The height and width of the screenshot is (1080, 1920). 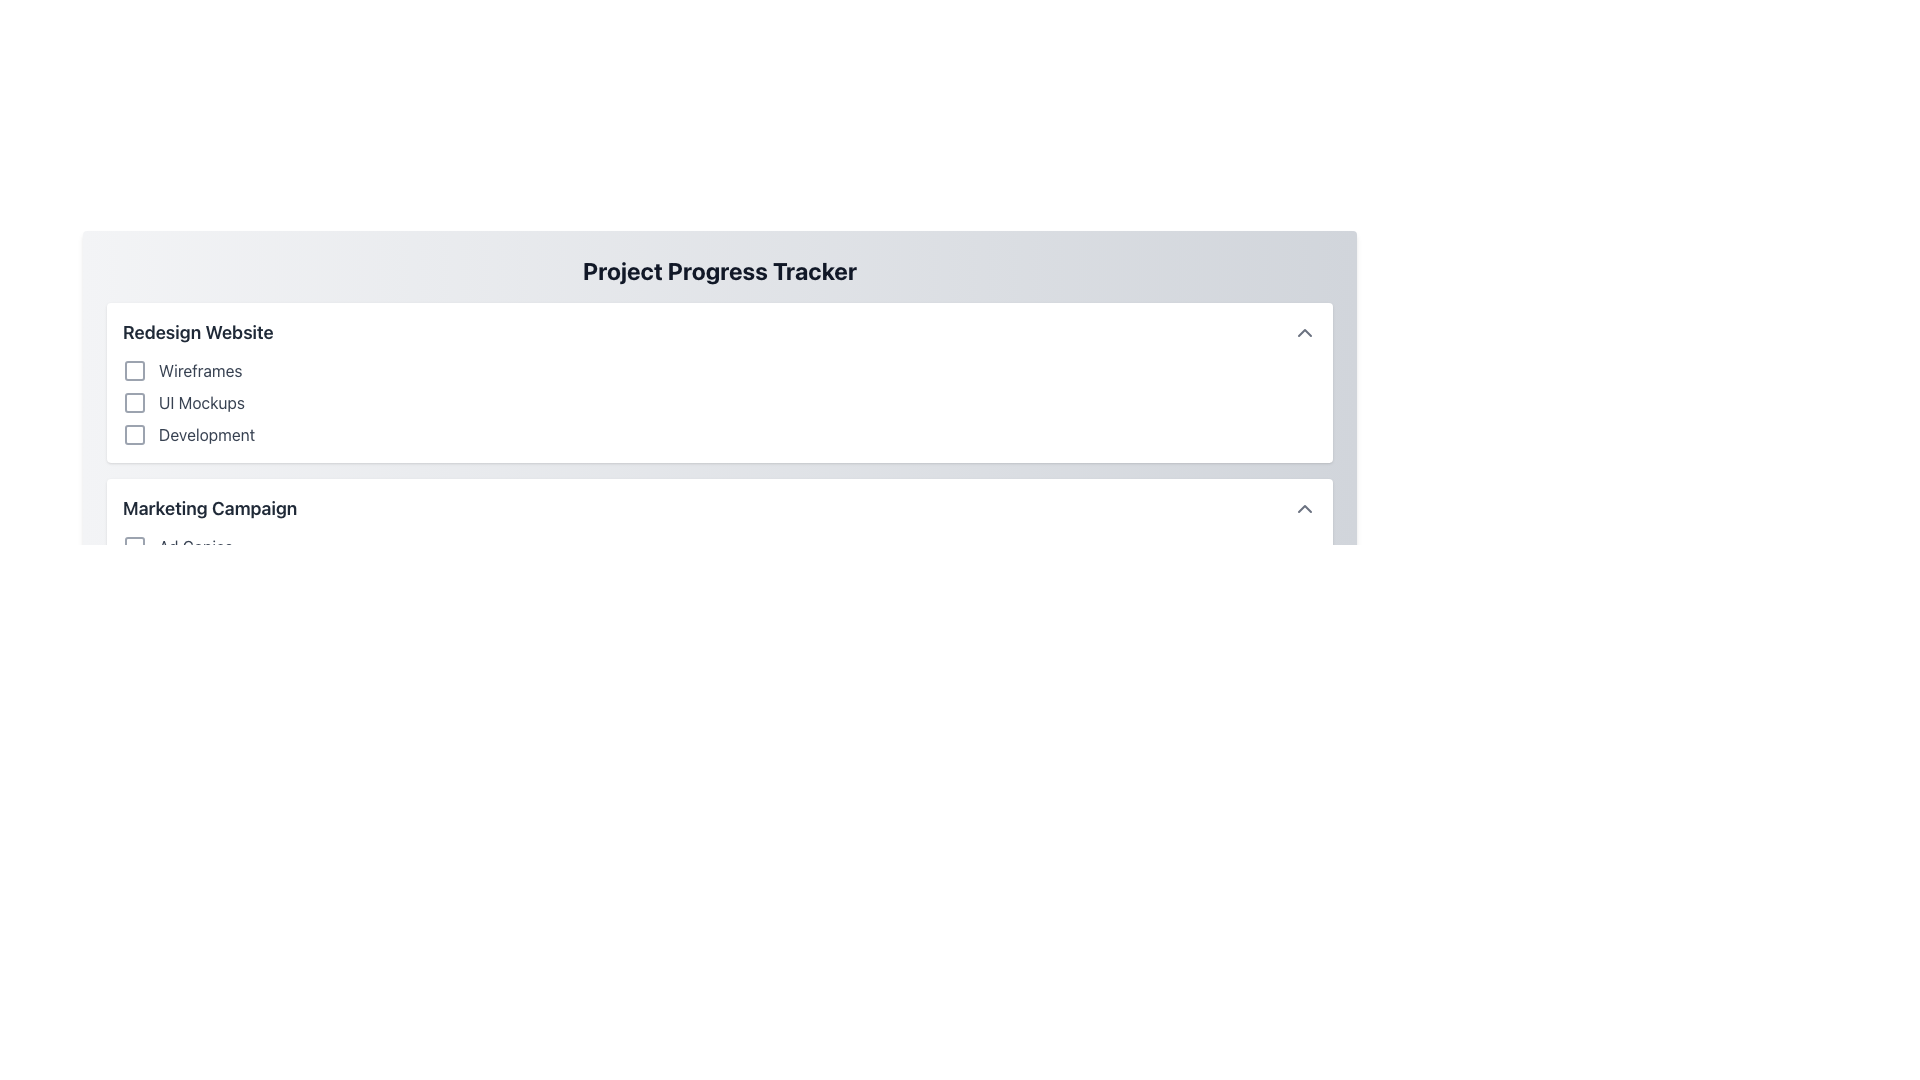 I want to click on the inner checkbox located in the second list section titled 'Marketing Campaign', adjacent to the 'Ad Series' option, so click(x=133, y=547).